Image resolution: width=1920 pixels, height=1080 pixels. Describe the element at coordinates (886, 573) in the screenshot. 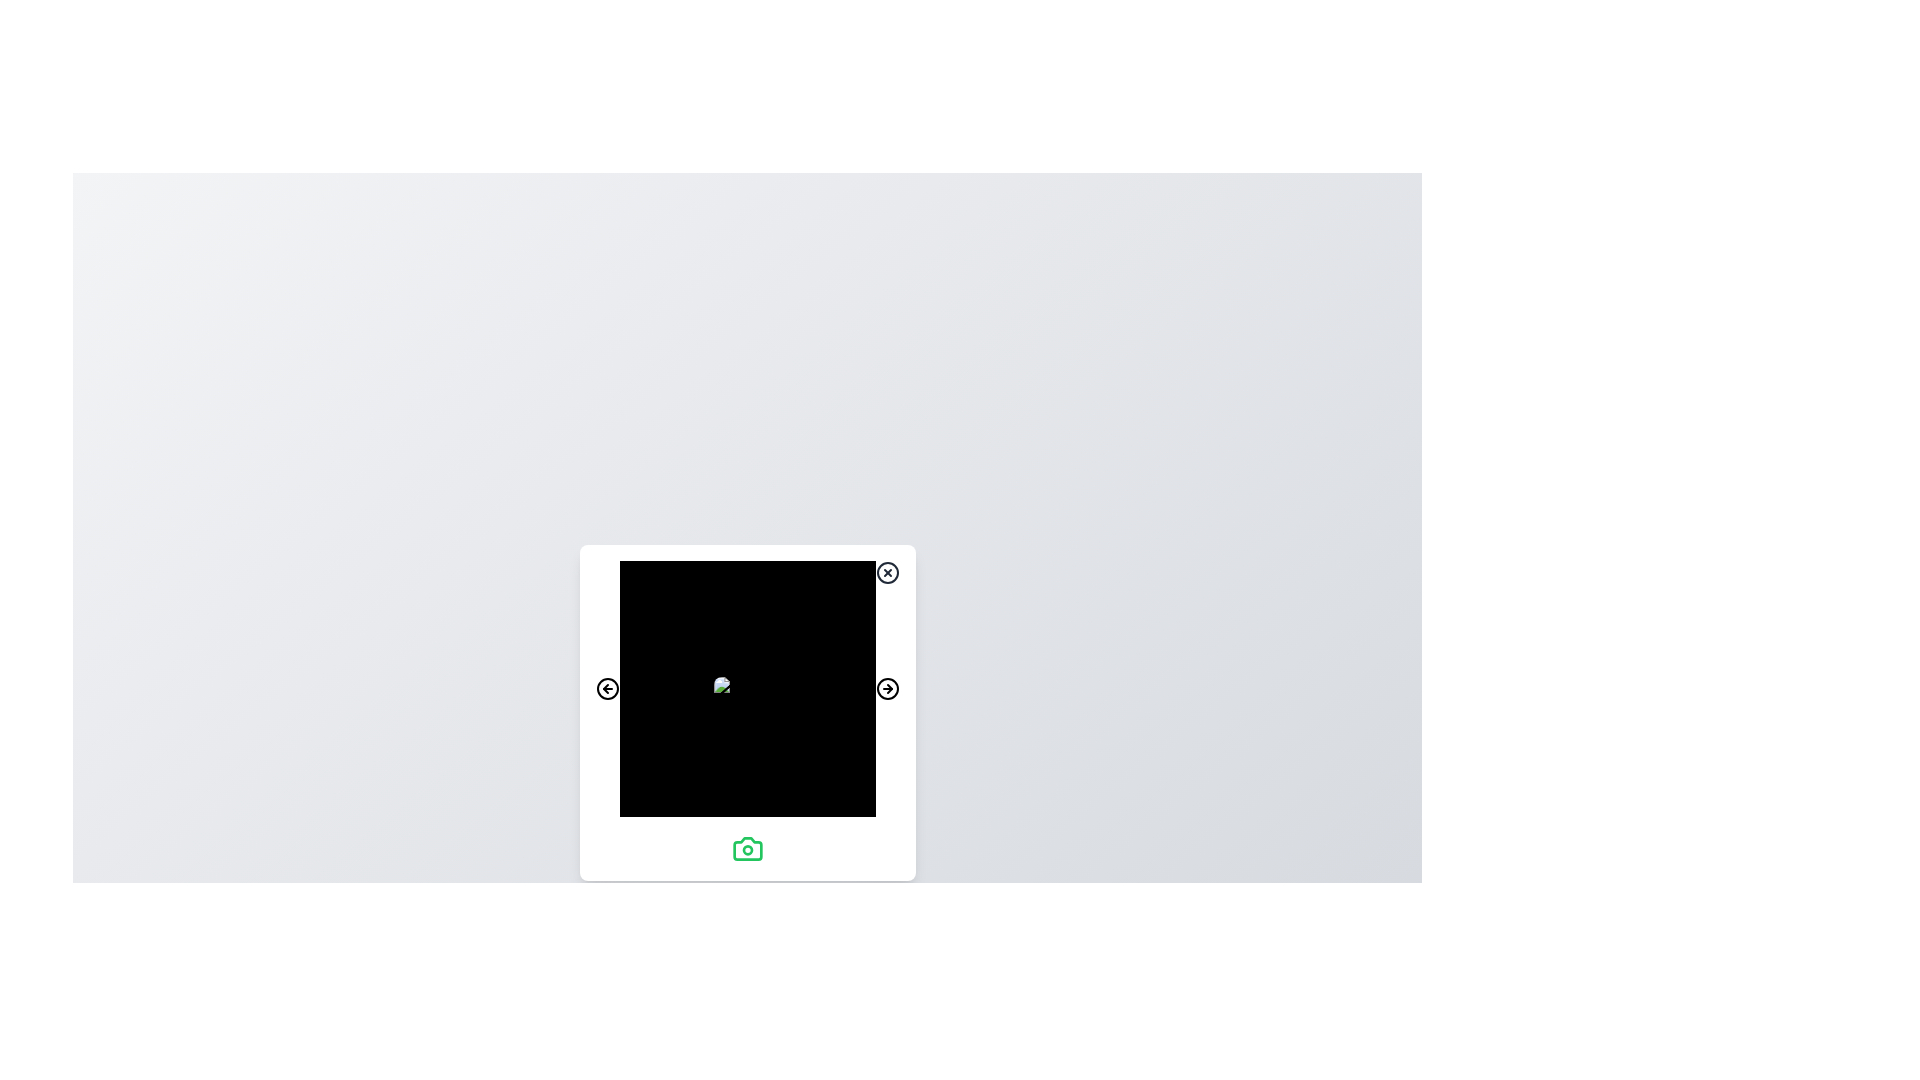

I see `the circle representing the 'close' icon functionality located in the top-right corner of the square-shaped group at the bottom part of the interface` at that location.